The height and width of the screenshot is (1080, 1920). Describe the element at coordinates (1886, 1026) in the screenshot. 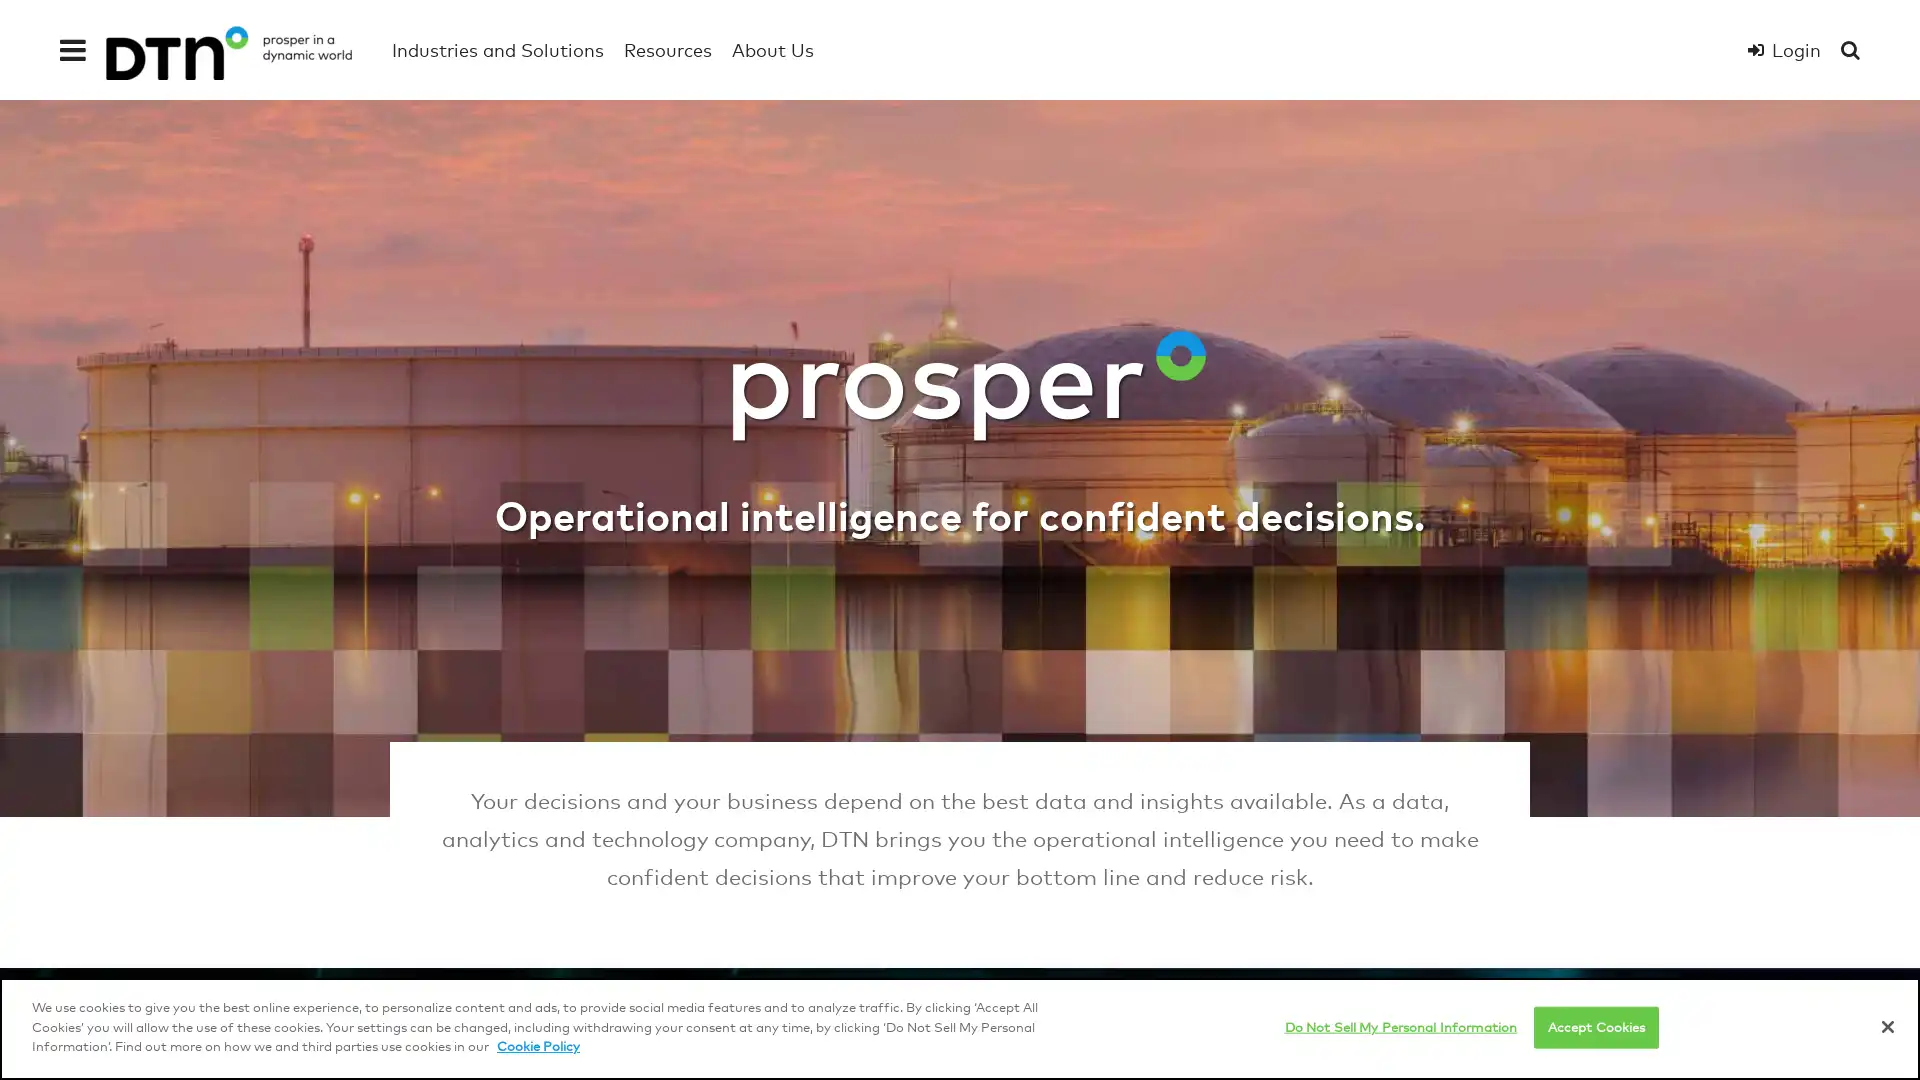

I see `Close` at that location.